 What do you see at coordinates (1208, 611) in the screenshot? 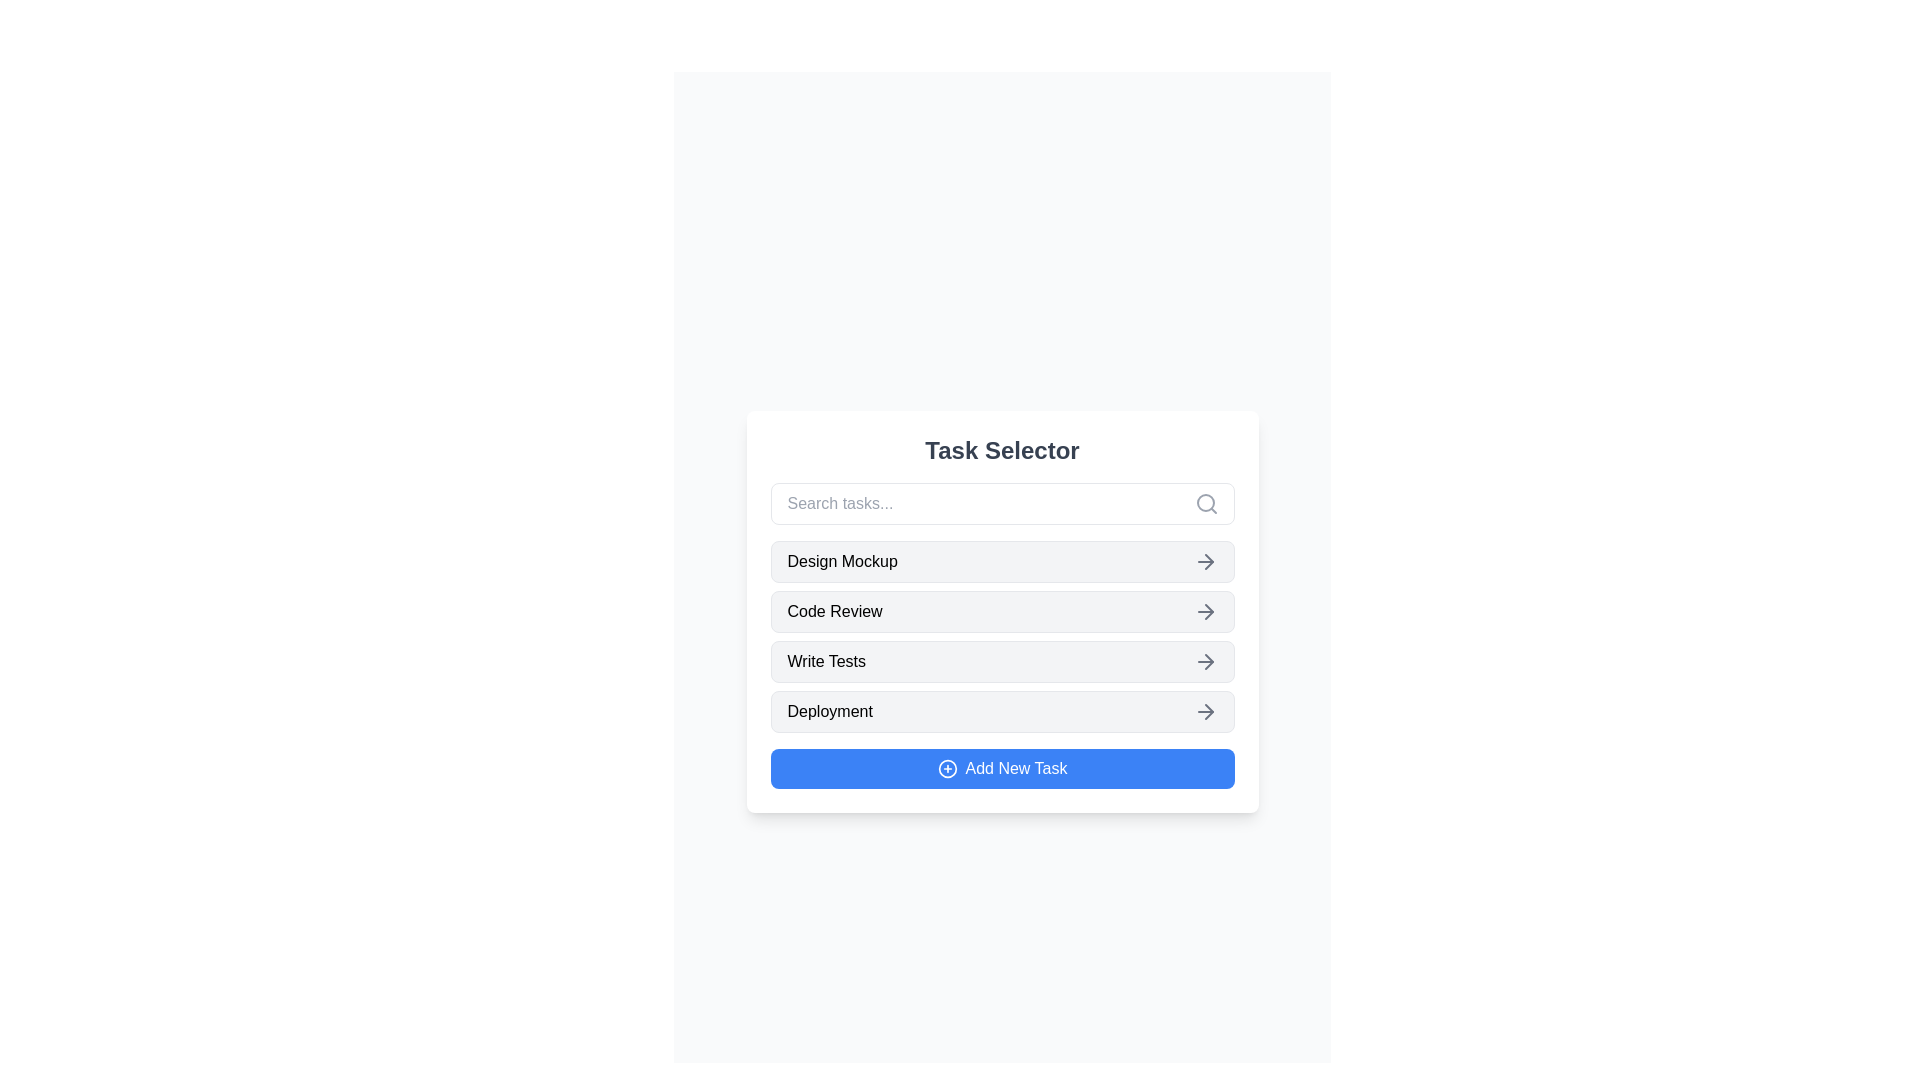
I see `the arrow-like icon with a minimalist design, positioned to the right of the 'Code Review' row` at bounding box center [1208, 611].